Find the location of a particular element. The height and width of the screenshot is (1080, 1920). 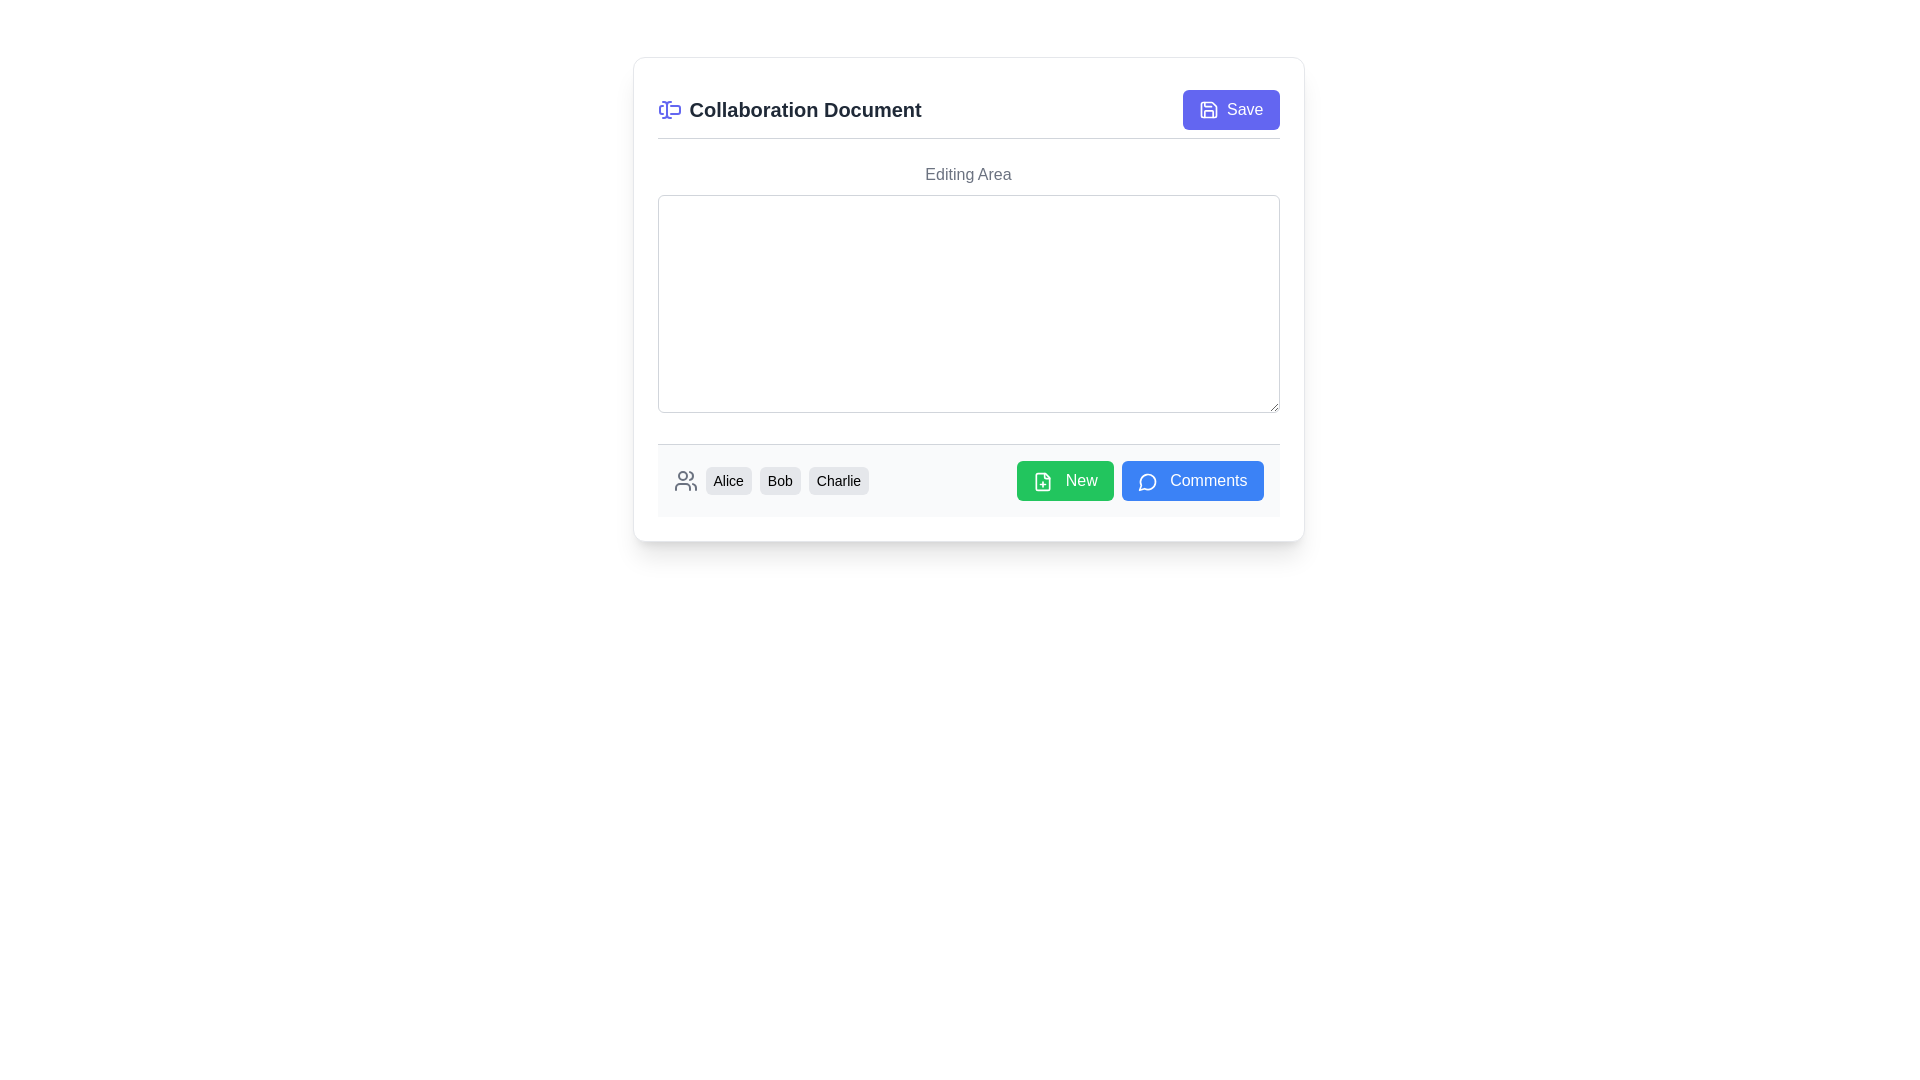

the green button labeled 'New' with a document plus icon to initiate the creation process is located at coordinates (1064, 481).